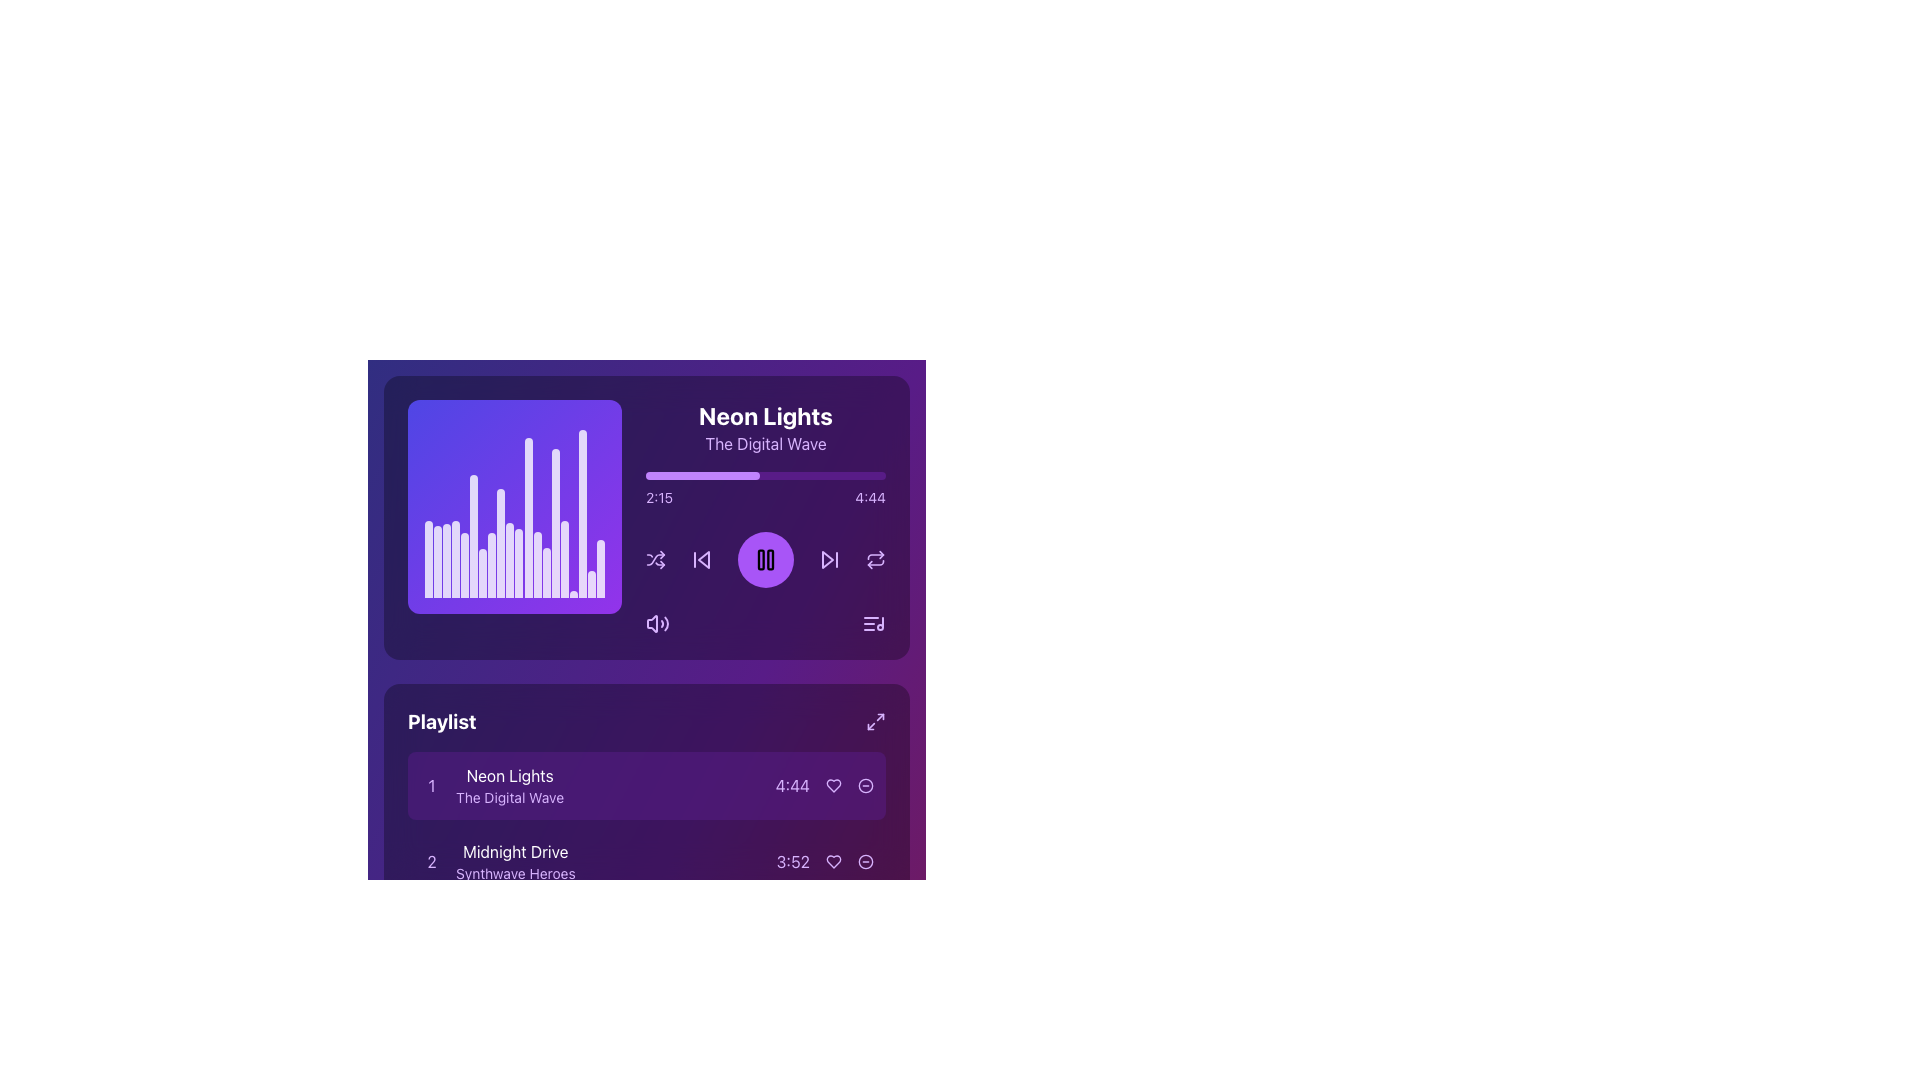  Describe the element at coordinates (865, 785) in the screenshot. I see `the circular button with a purple border and red background, which contains a white dash symbol, located at the rightmost side of the playlist section` at that location.